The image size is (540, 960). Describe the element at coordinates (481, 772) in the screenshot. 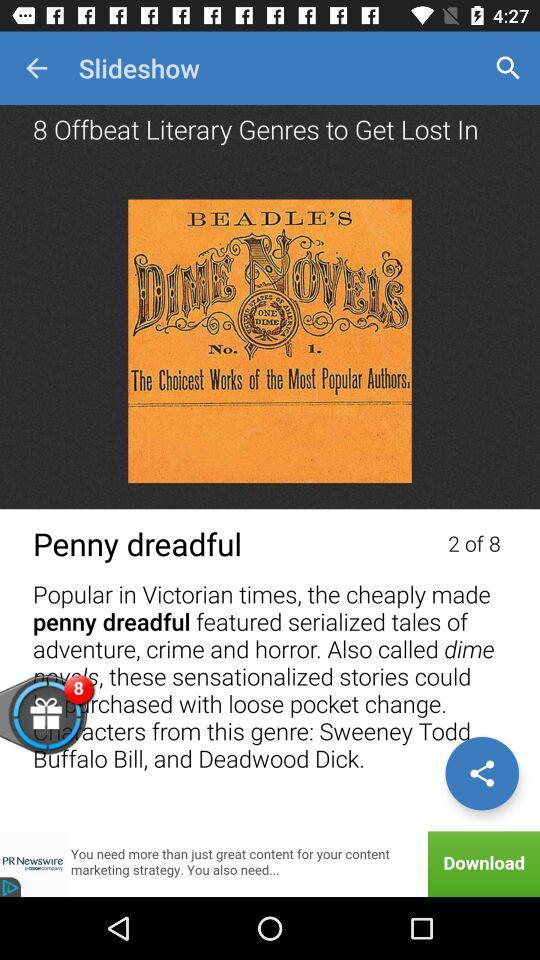

I see `share content` at that location.